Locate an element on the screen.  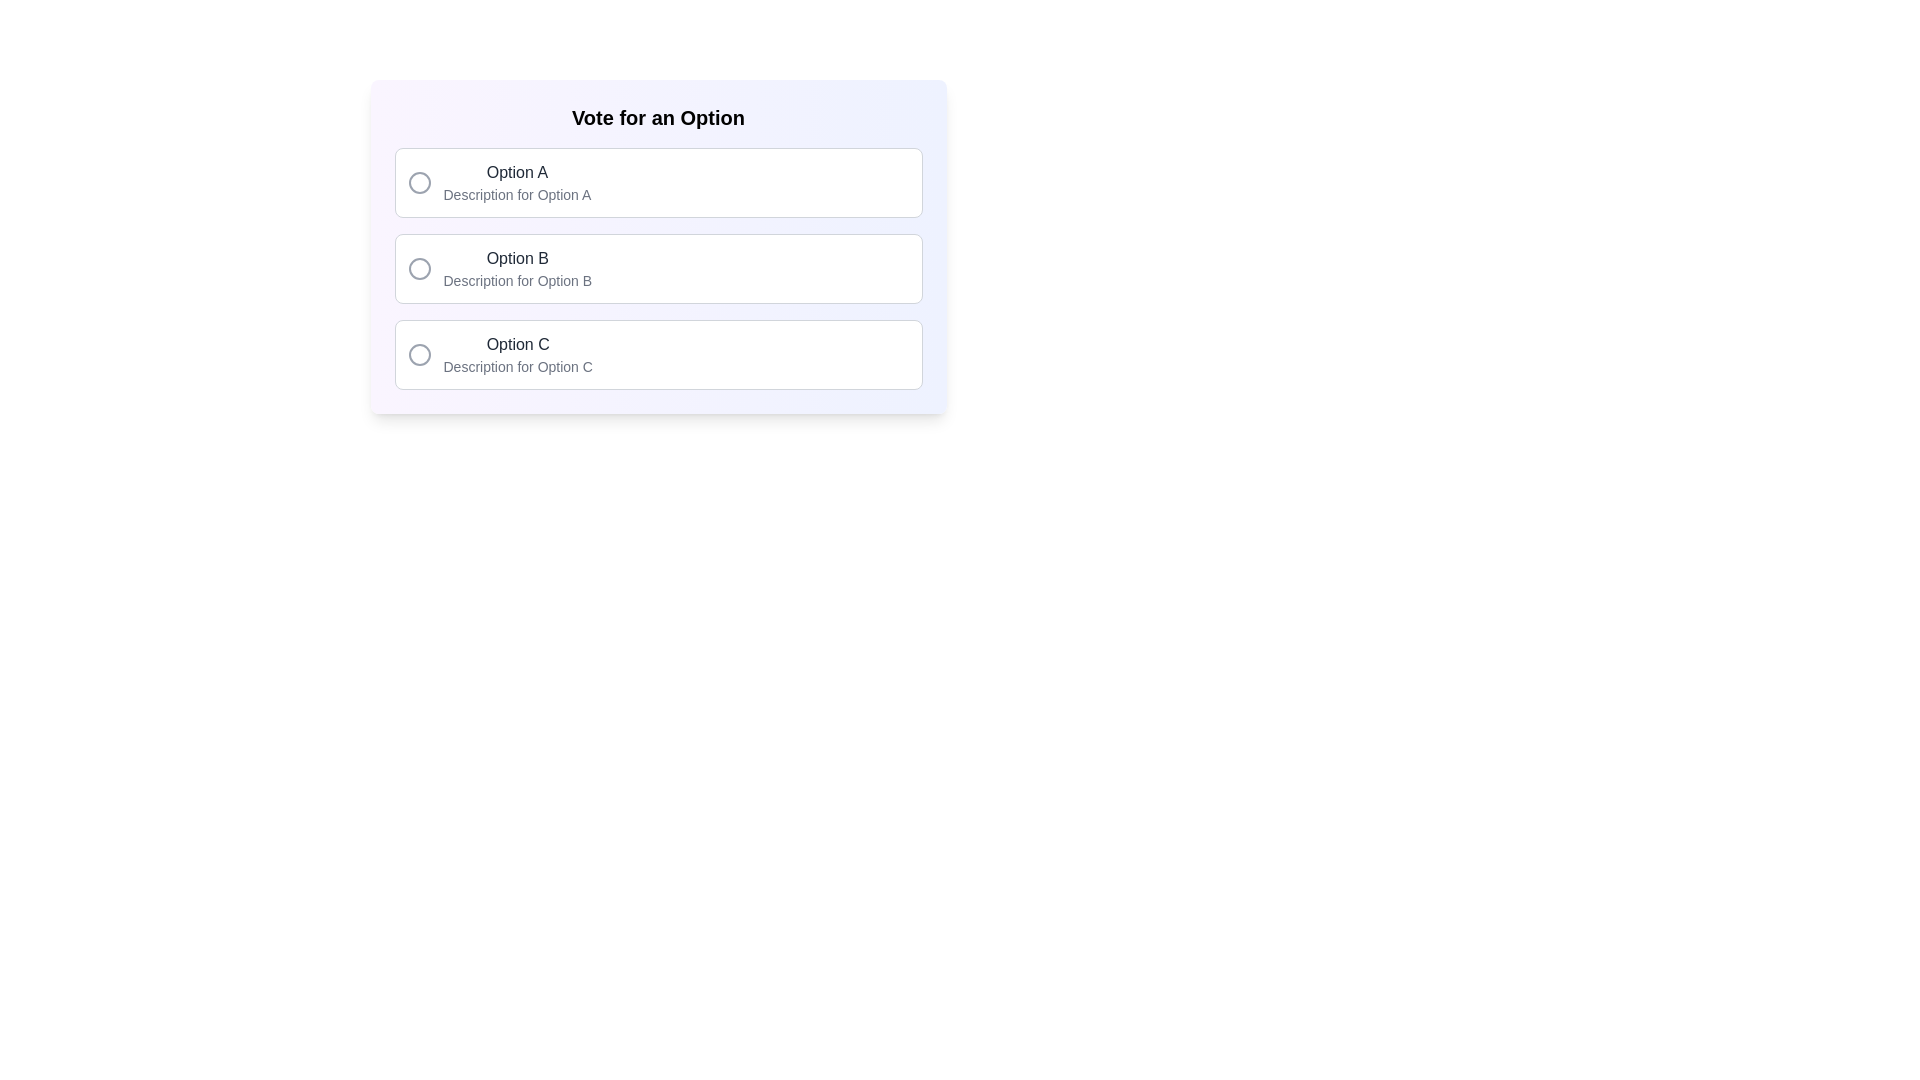
the clickable option group containing 'Option B' for keyboard interaction is located at coordinates (658, 268).